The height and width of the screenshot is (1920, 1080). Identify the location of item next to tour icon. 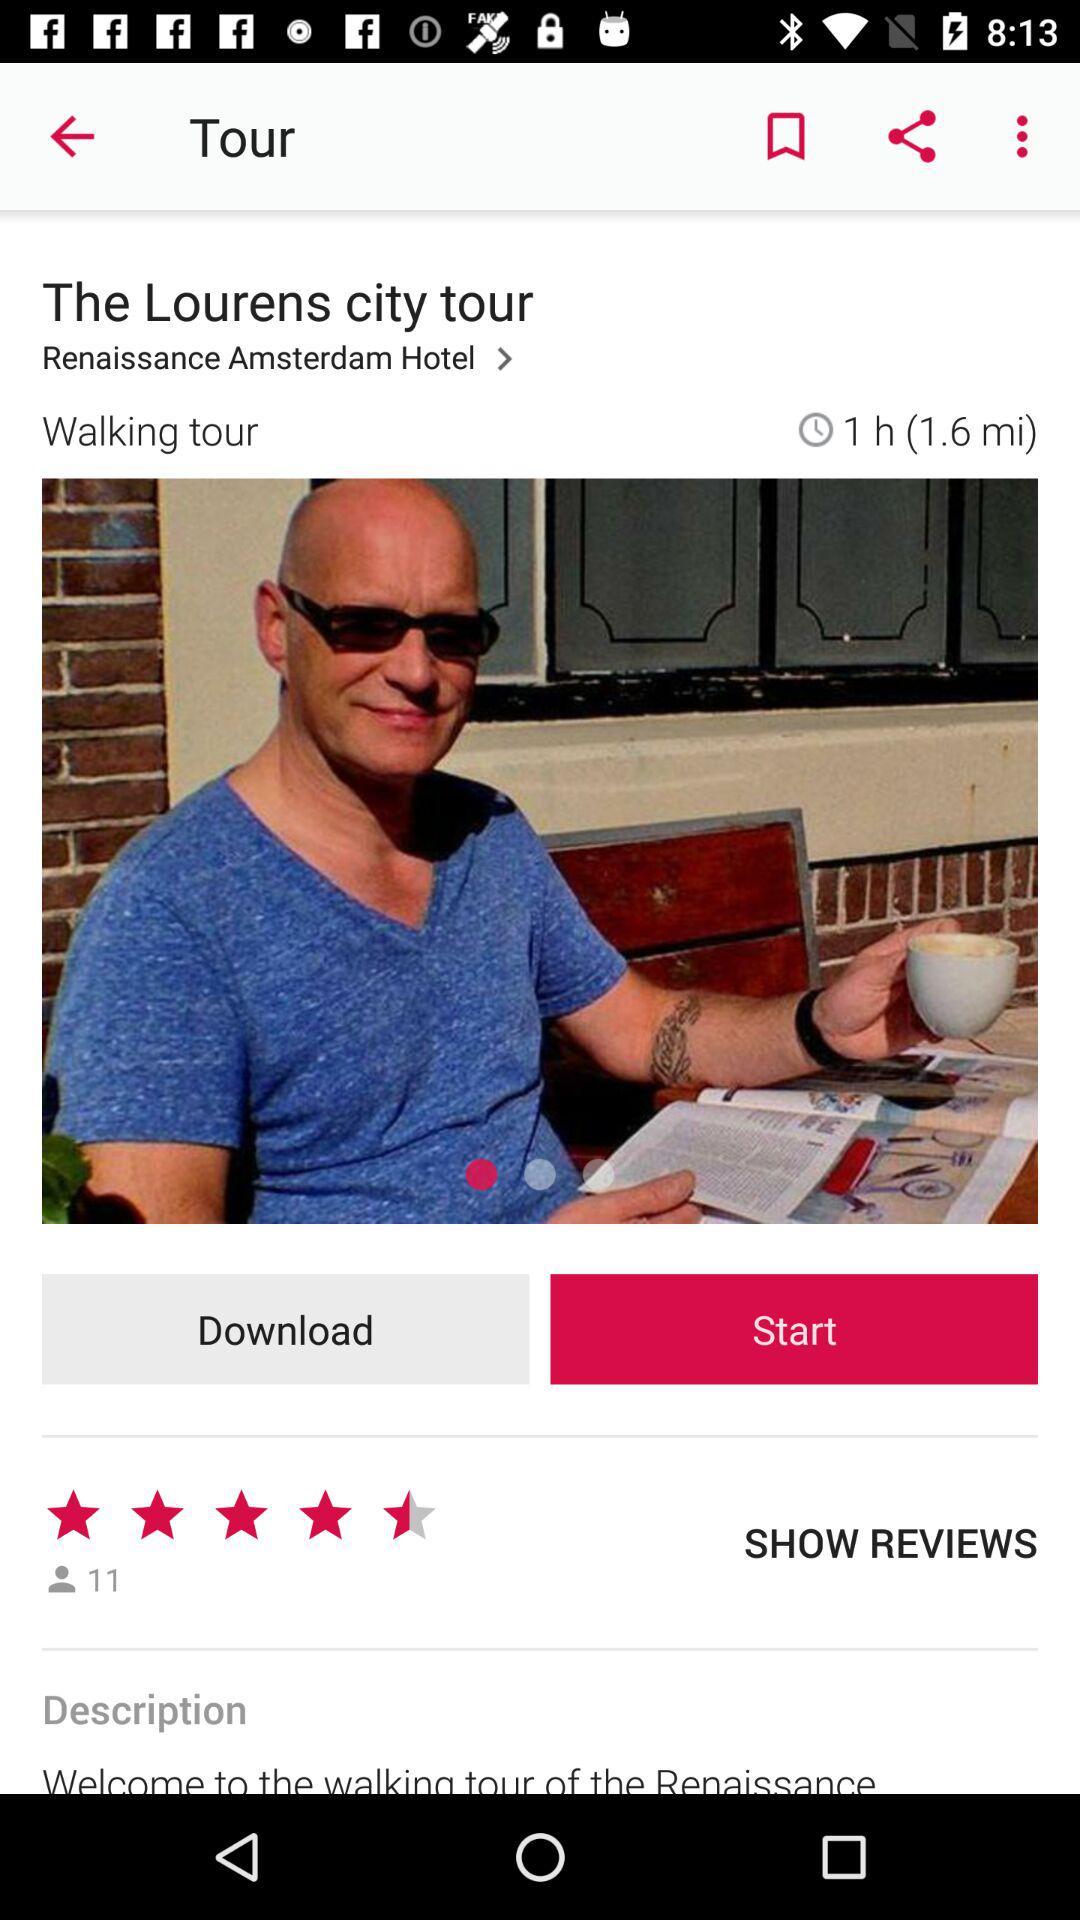
(72, 135).